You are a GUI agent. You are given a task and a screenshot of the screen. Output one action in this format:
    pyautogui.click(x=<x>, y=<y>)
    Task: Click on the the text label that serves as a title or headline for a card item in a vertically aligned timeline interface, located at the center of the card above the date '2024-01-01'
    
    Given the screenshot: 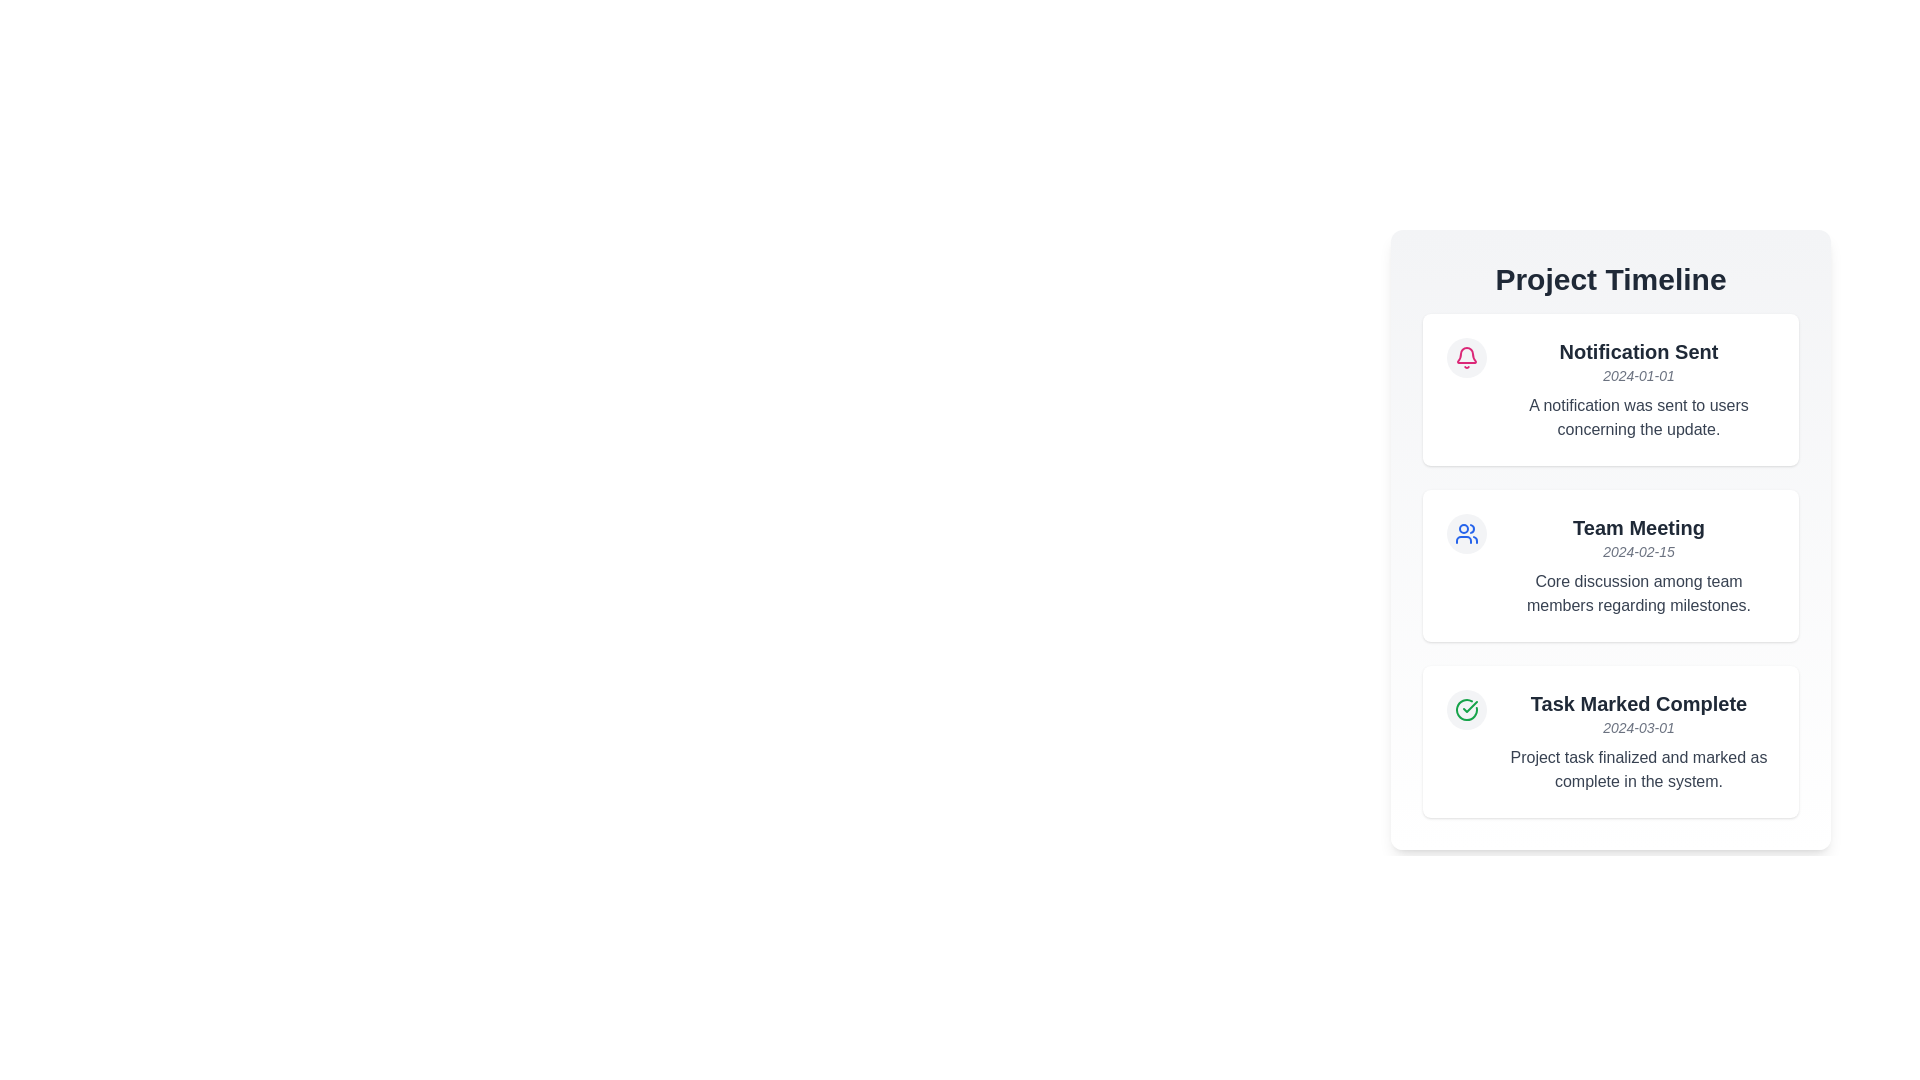 What is the action you would take?
    pyautogui.click(x=1638, y=350)
    